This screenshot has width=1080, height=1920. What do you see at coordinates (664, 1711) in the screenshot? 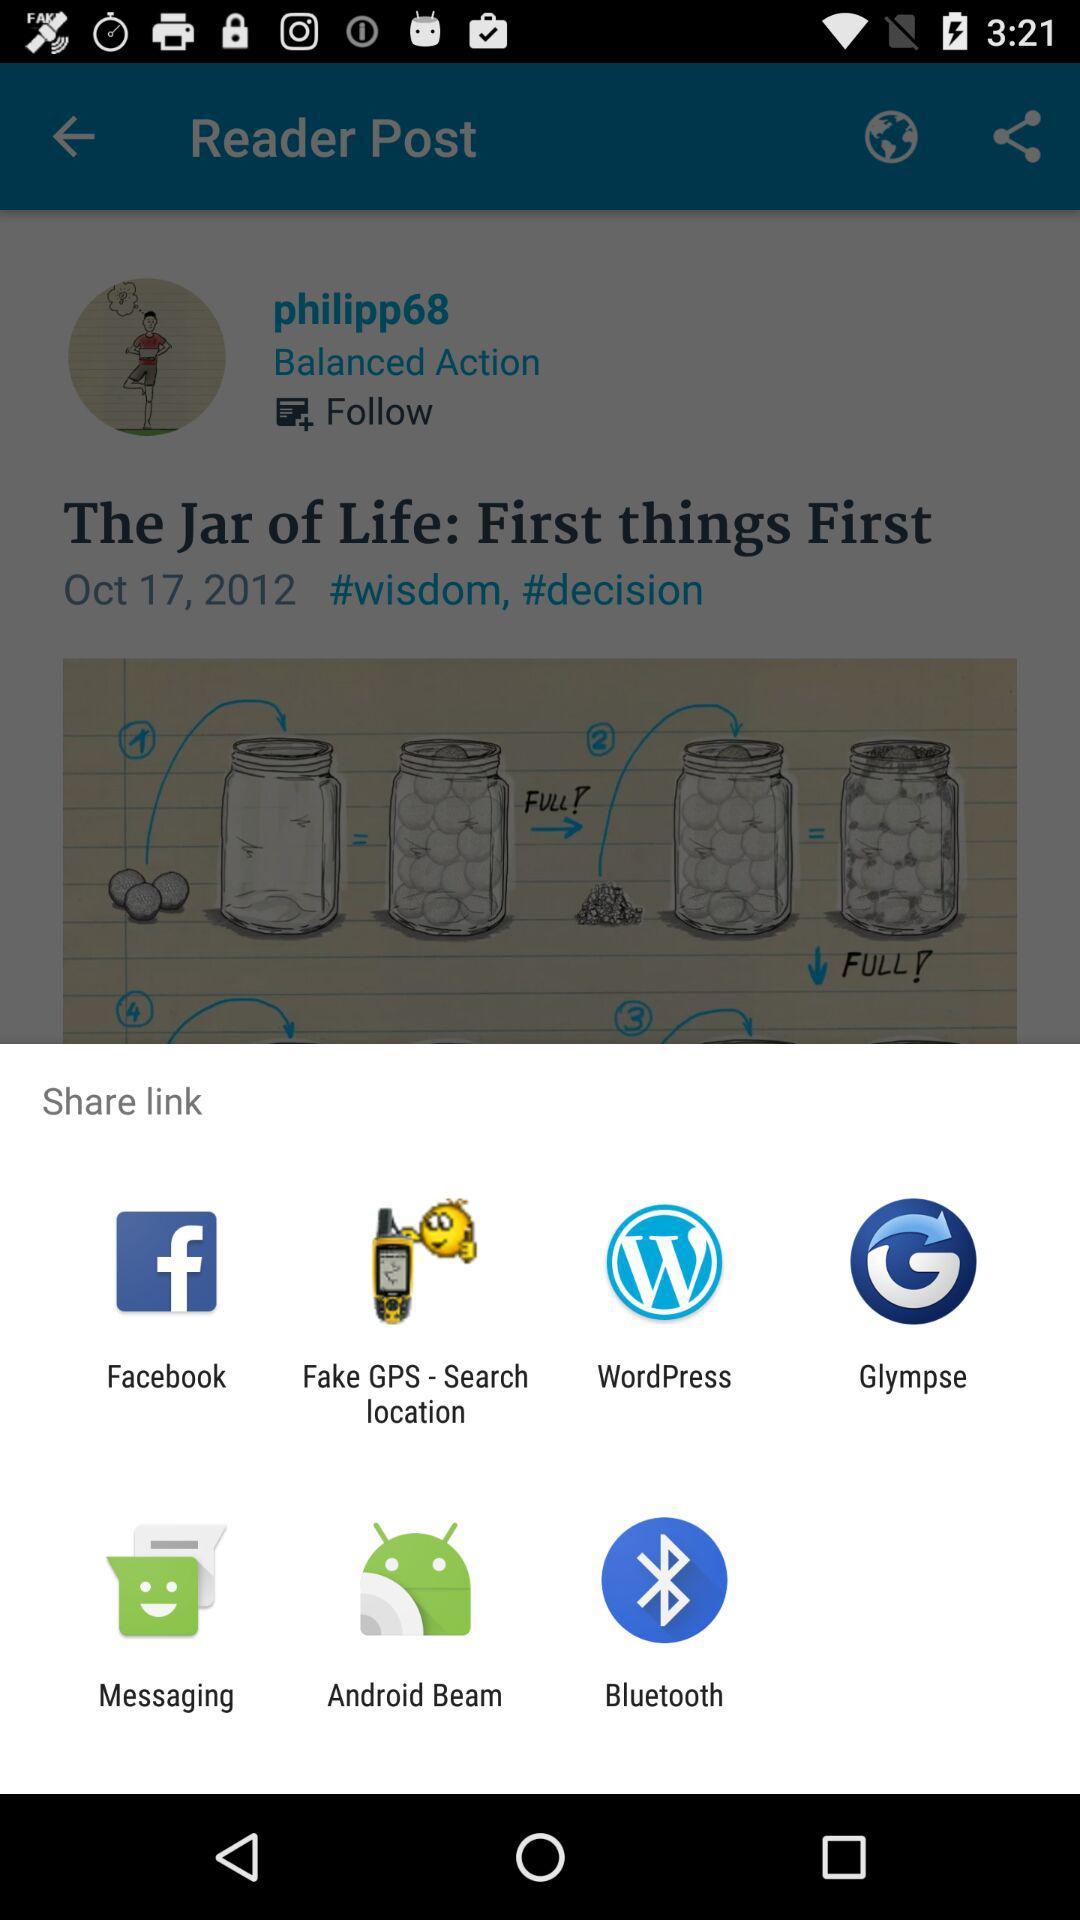
I see `the icon next to the android beam app` at bounding box center [664, 1711].